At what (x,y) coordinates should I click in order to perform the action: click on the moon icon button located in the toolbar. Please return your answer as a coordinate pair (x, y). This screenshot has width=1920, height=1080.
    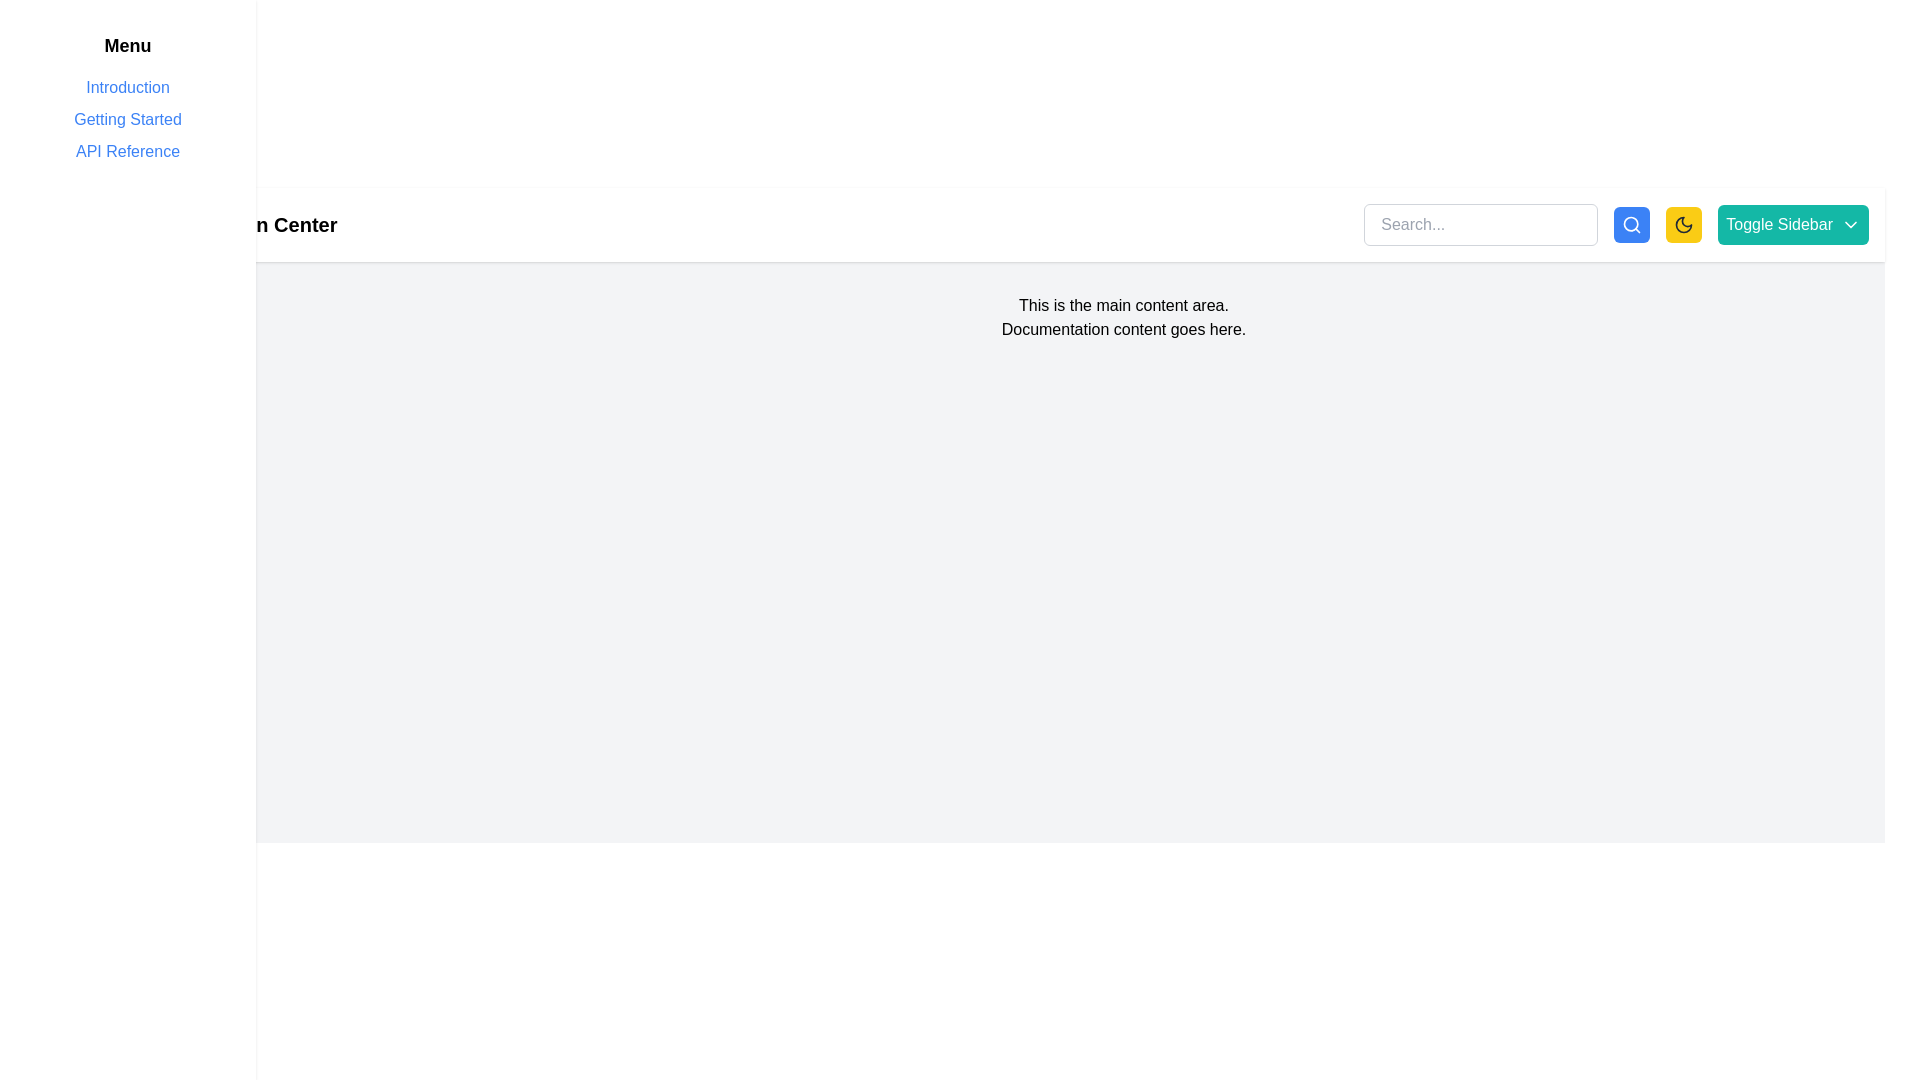
    Looking at the image, I should click on (1683, 224).